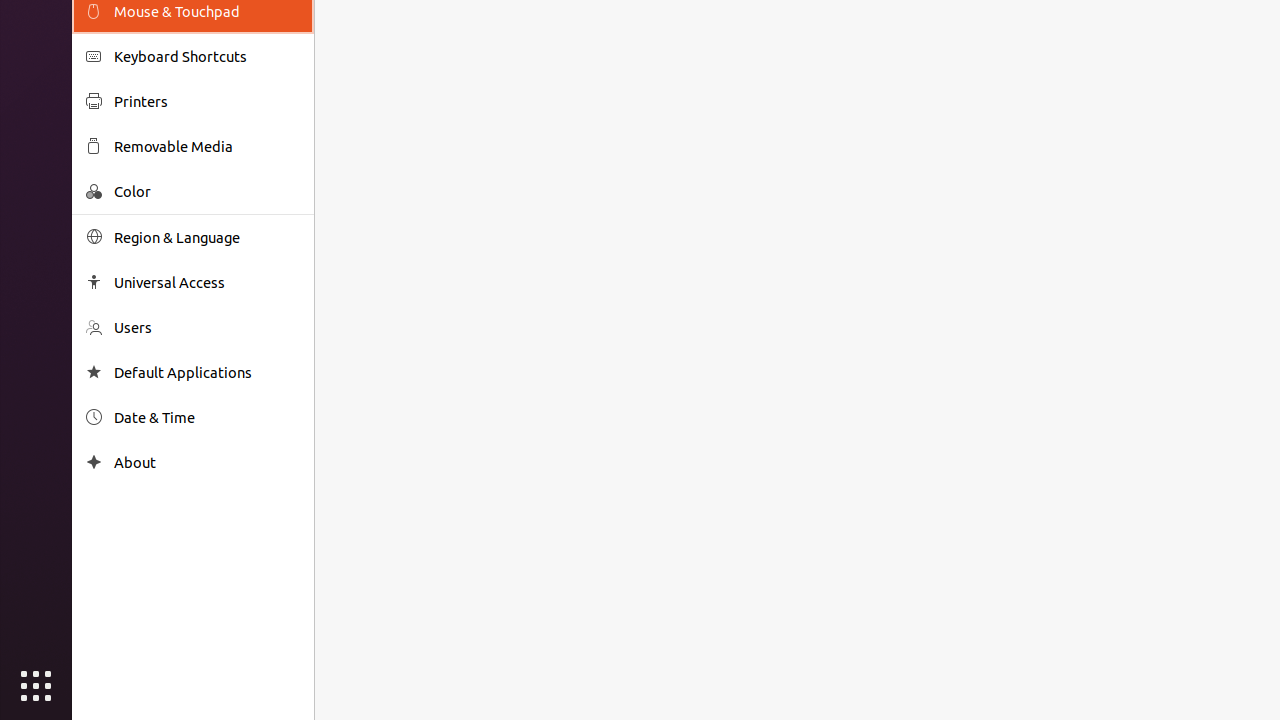 This screenshot has height=720, width=1280. Describe the element at coordinates (206, 416) in the screenshot. I see `'Date & Time'` at that location.